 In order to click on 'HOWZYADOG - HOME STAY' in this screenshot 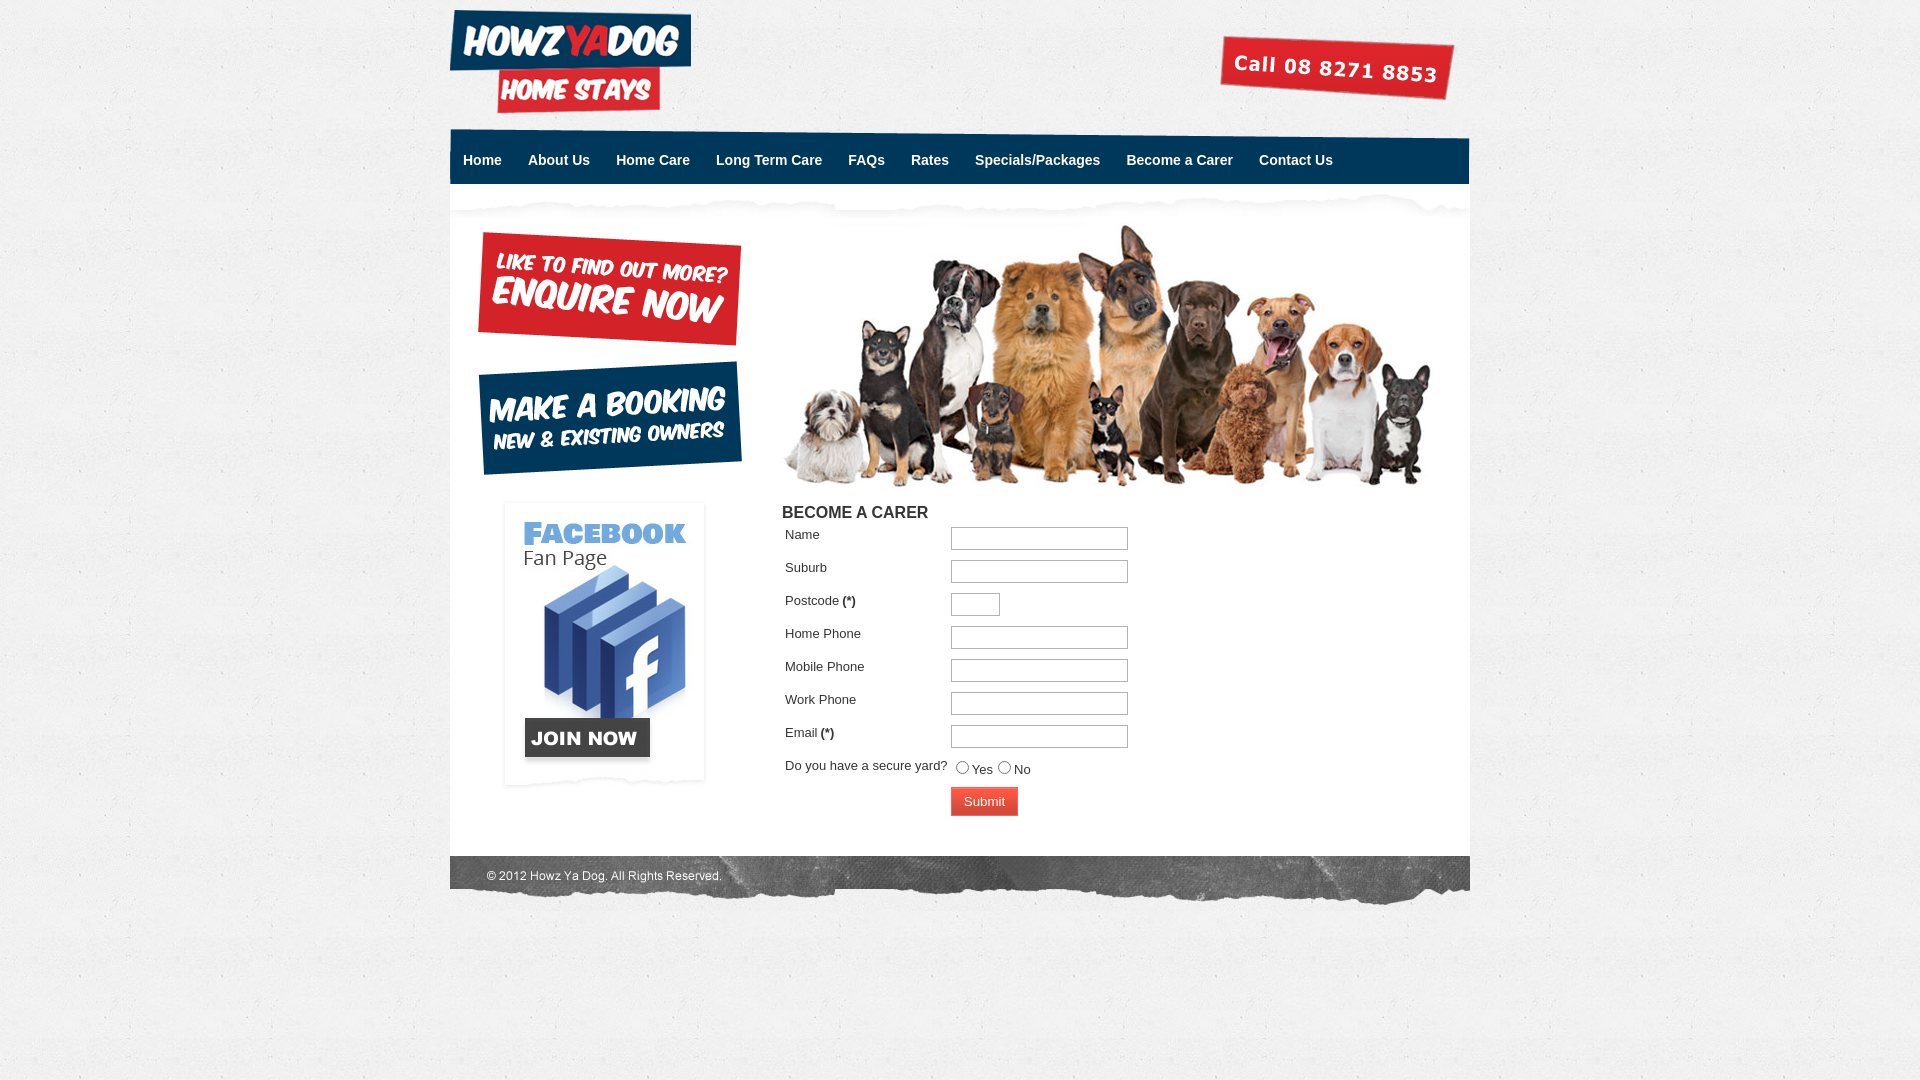, I will do `click(569, 60)`.